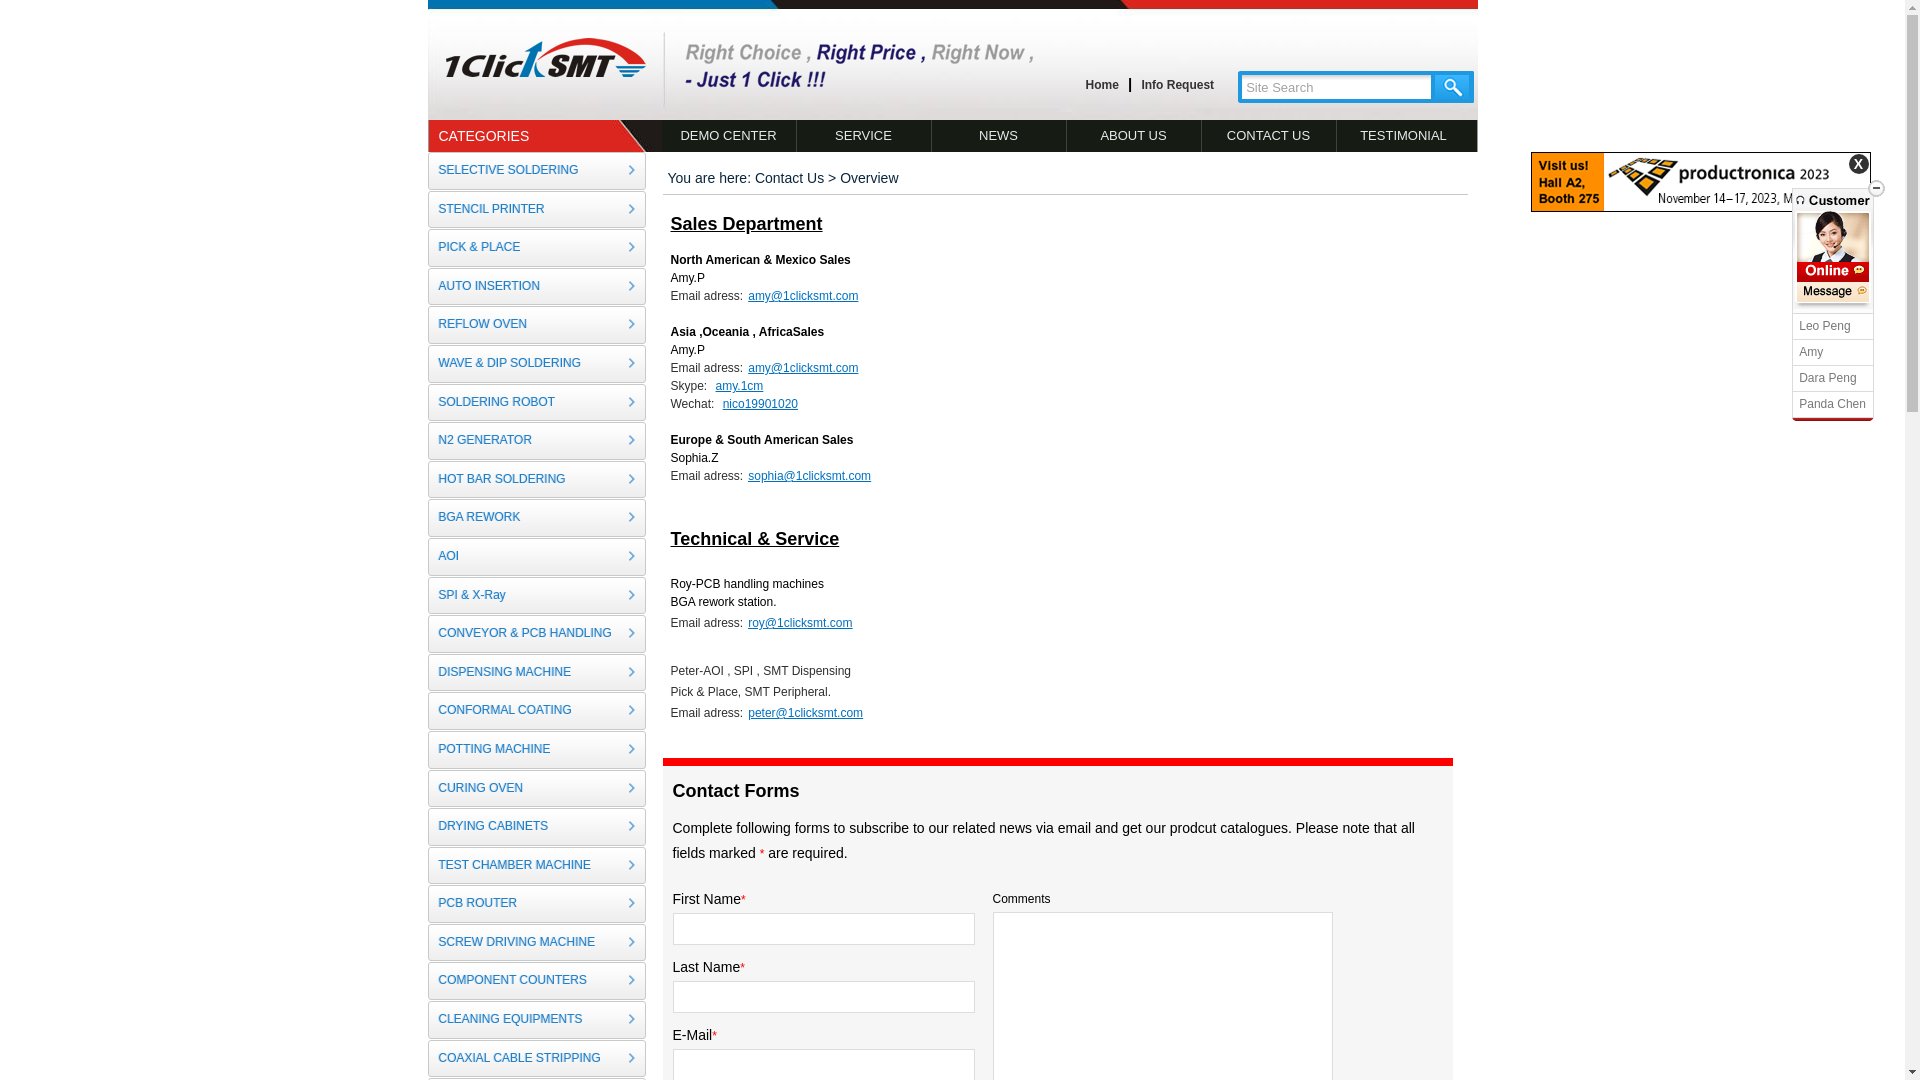 The image size is (1920, 1080). What do you see at coordinates (718, 404) in the screenshot?
I see `'nico19901020'` at bounding box center [718, 404].